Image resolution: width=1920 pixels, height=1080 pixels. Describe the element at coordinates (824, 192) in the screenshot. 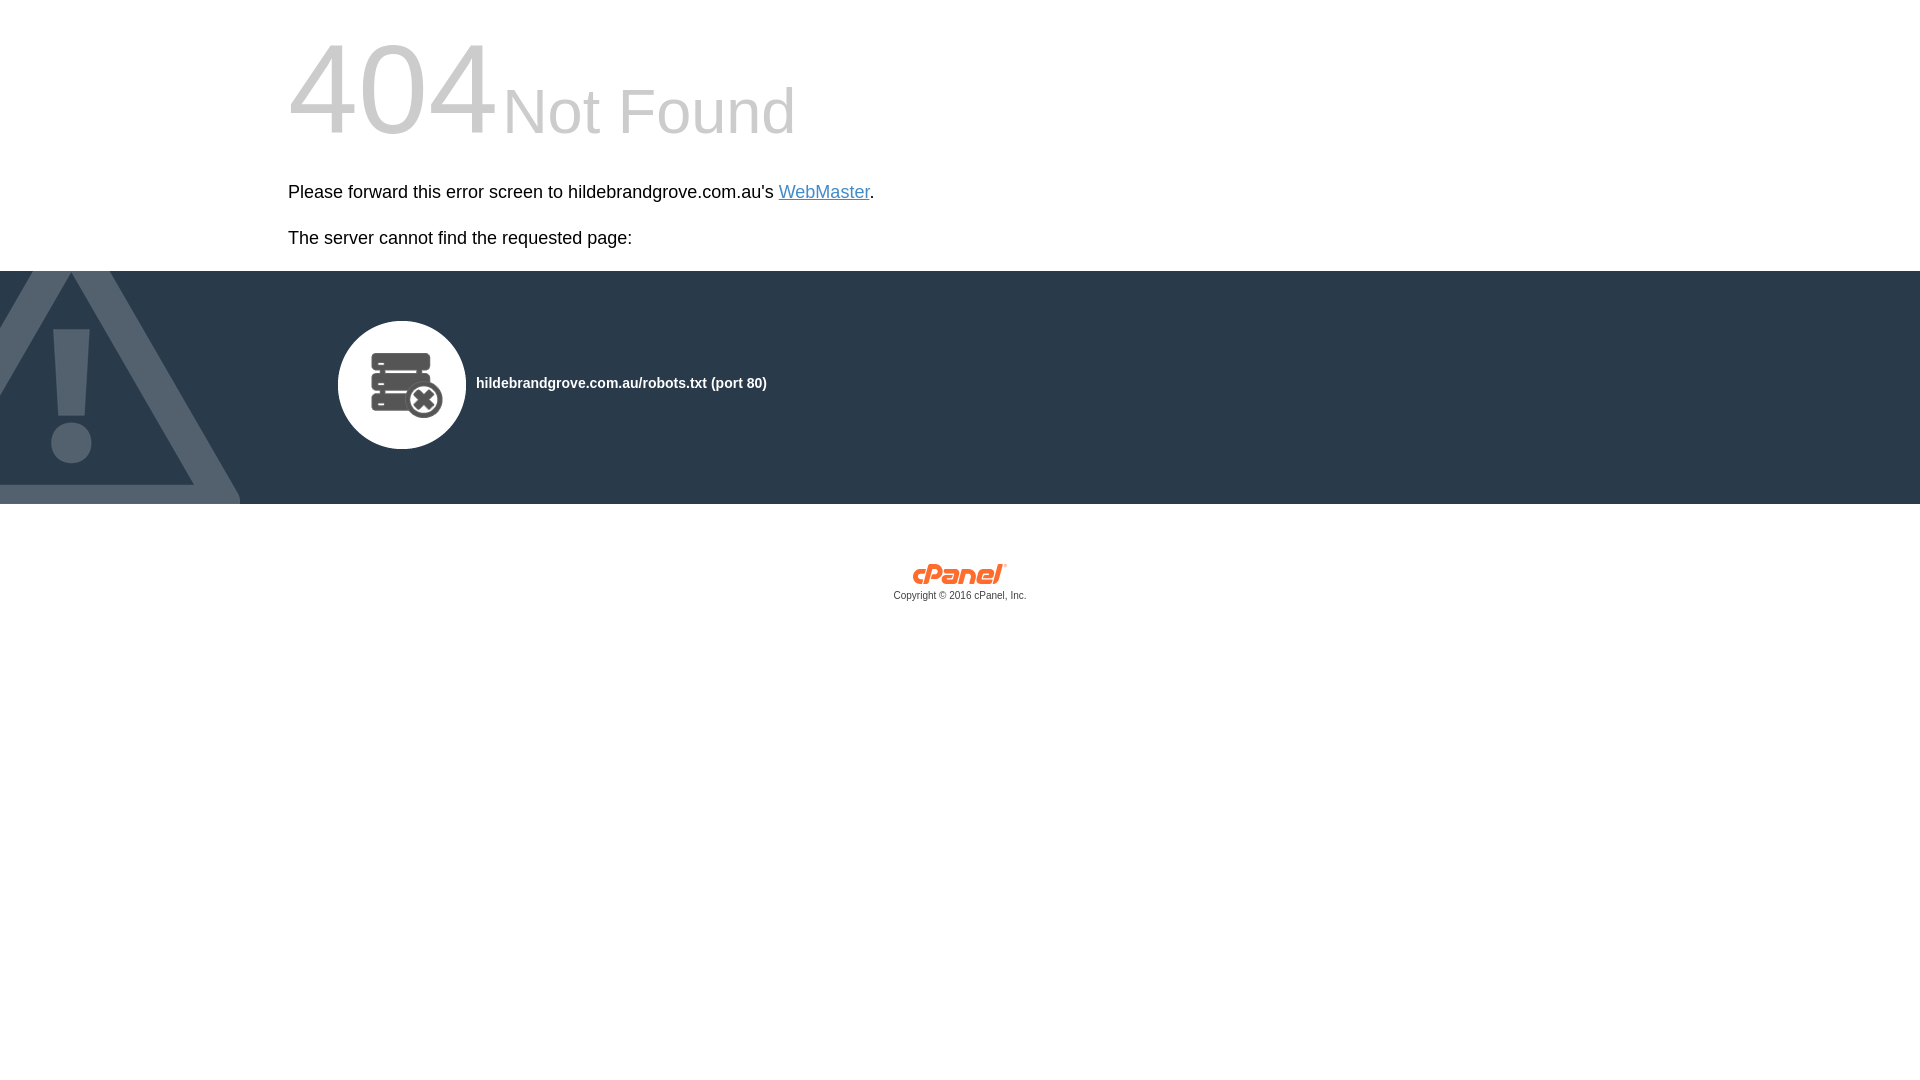

I see `'WebMaster'` at that location.